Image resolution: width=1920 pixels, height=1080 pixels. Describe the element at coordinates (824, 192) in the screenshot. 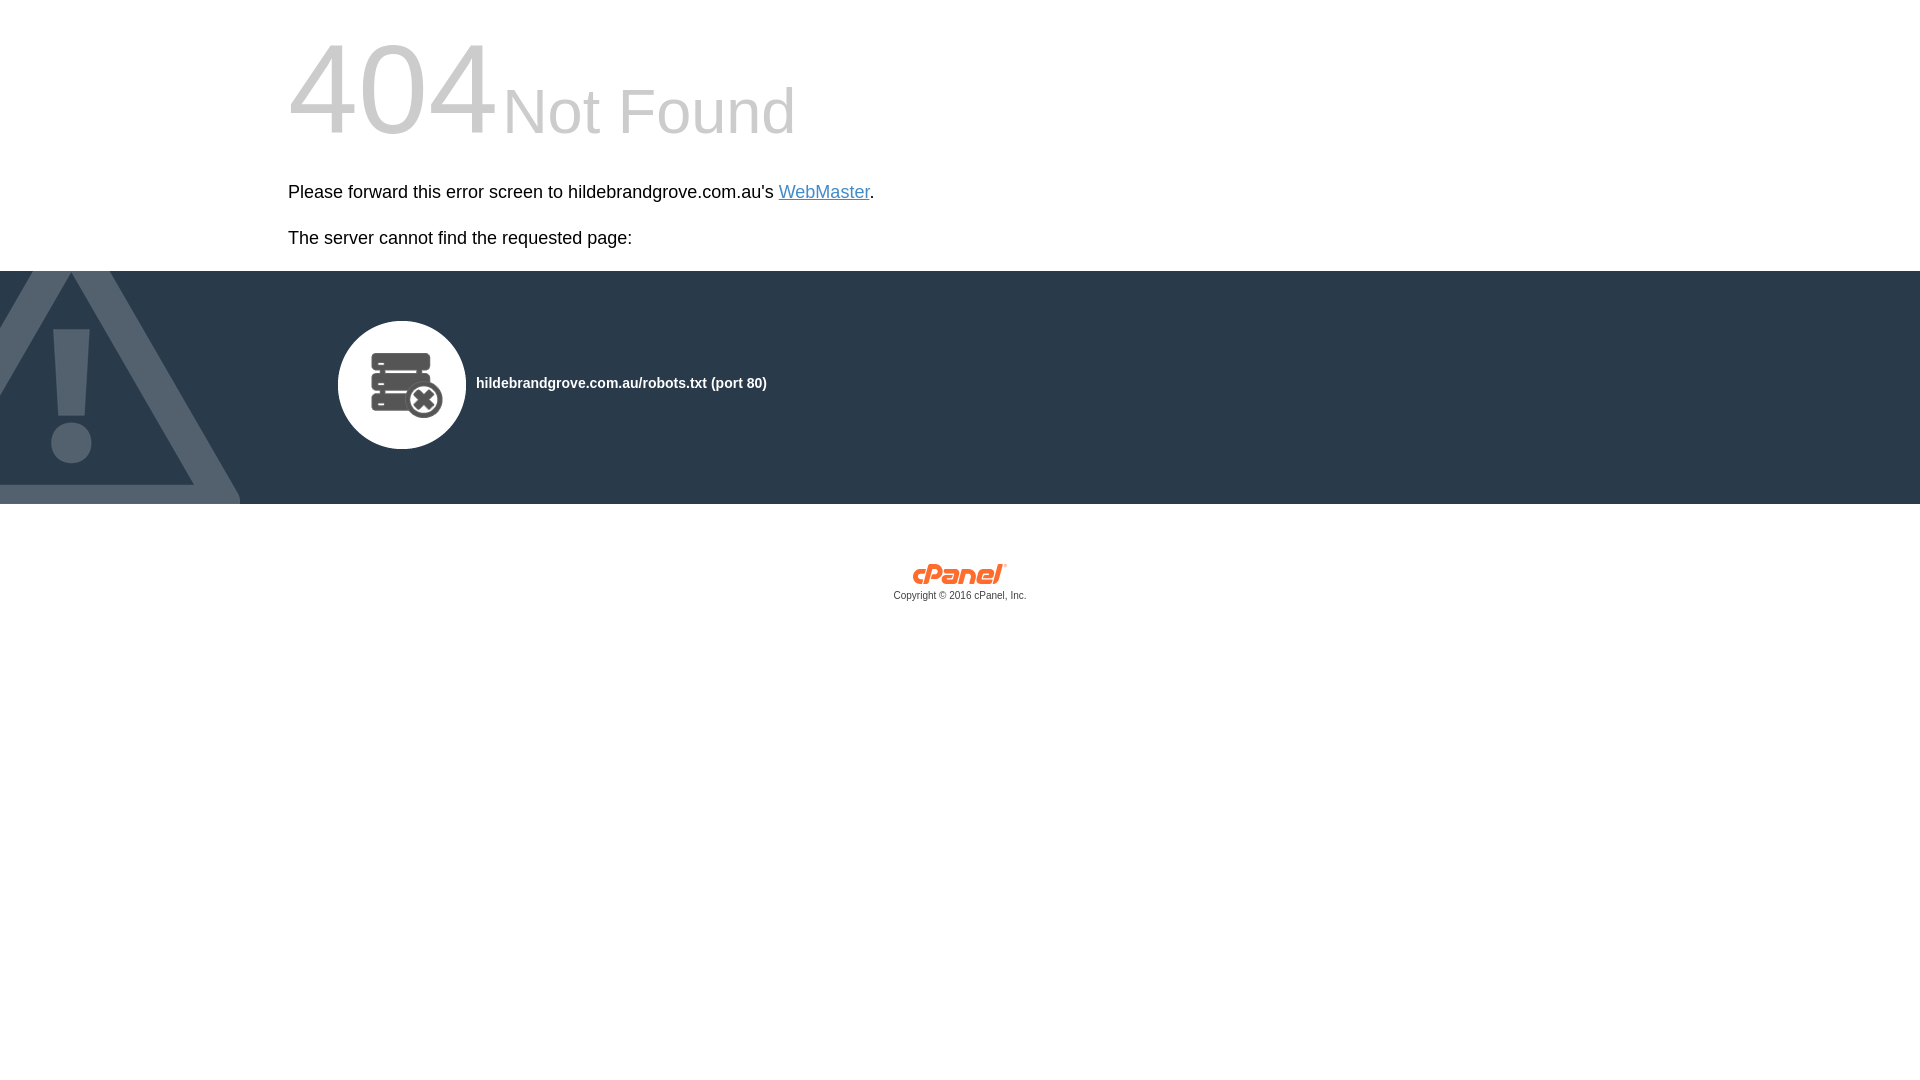

I see `'WebMaster'` at that location.